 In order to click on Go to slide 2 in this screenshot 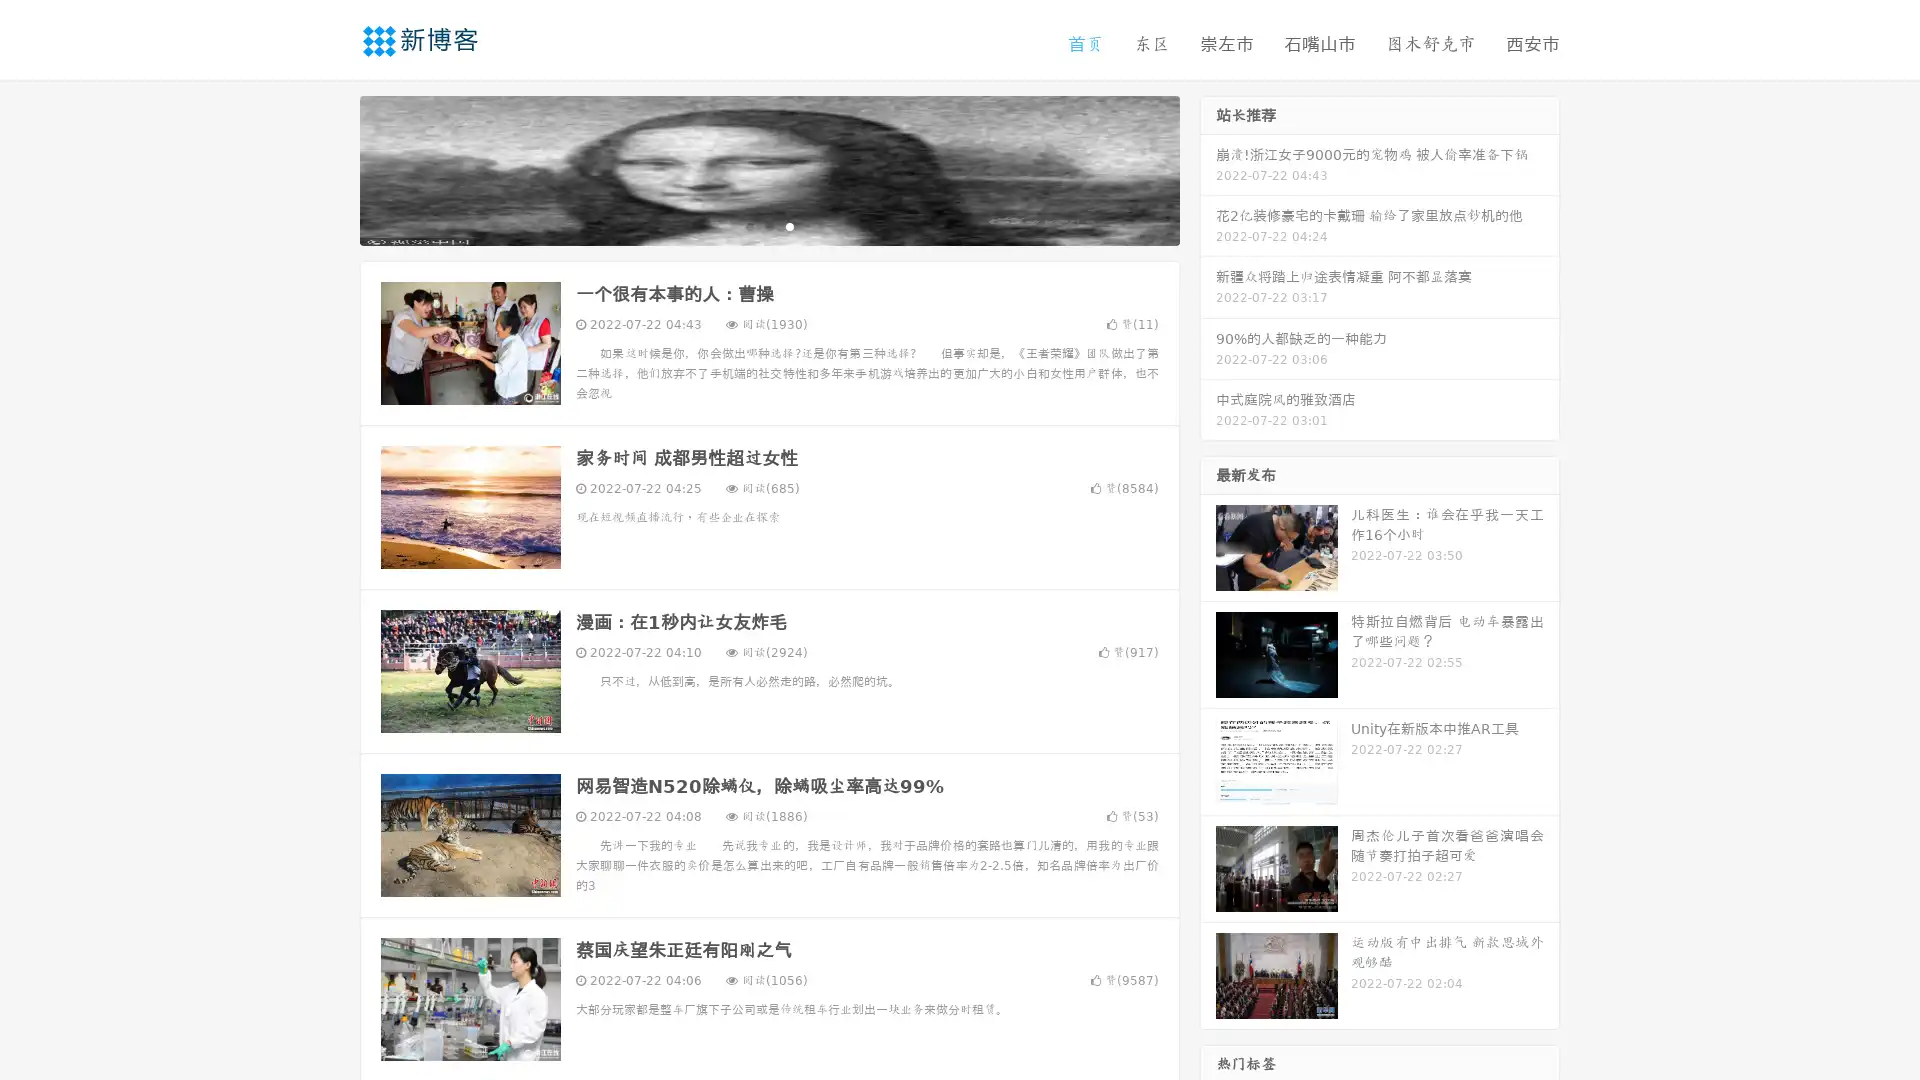, I will do `click(768, 225)`.